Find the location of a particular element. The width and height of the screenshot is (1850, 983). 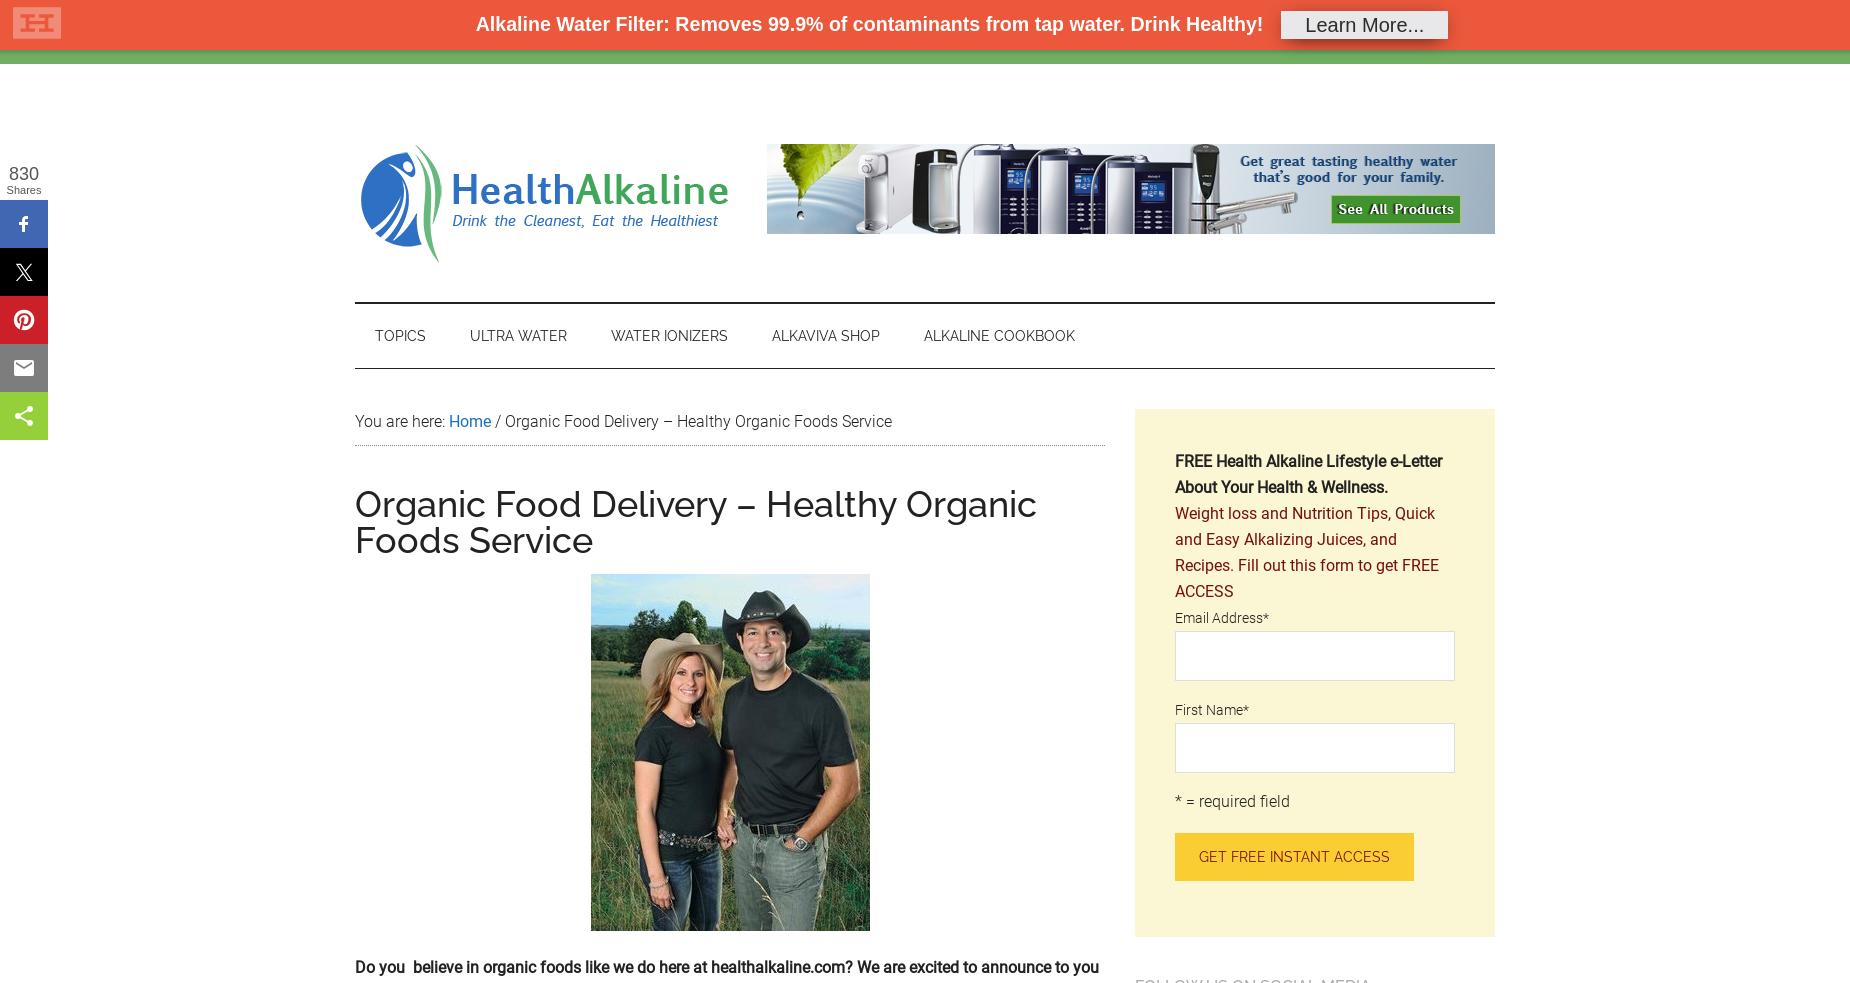

'Alkaline Water Filter: Removes 99.9% of contaminants from tap water. Drink Healthy!' is located at coordinates (868, 22).